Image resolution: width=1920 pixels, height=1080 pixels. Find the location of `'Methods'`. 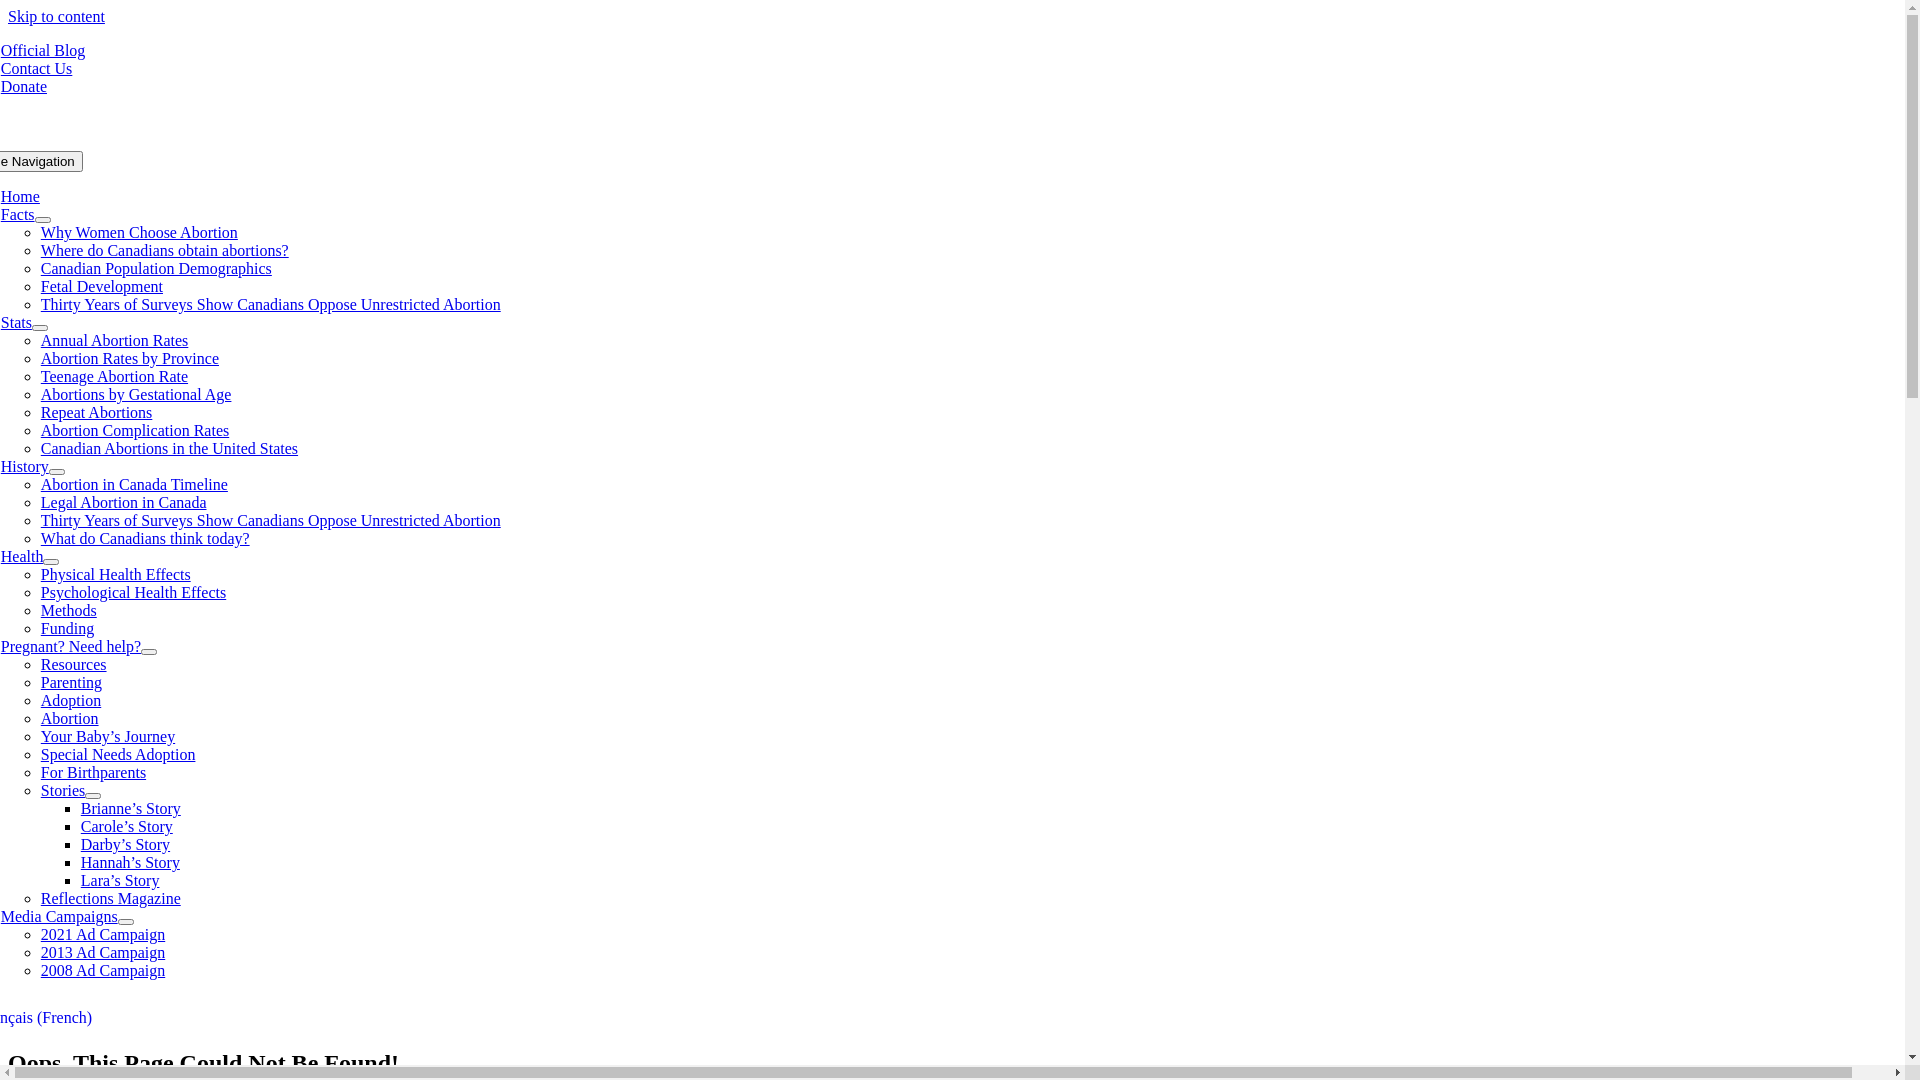

'Methods' is located at coordinates (68, 609).